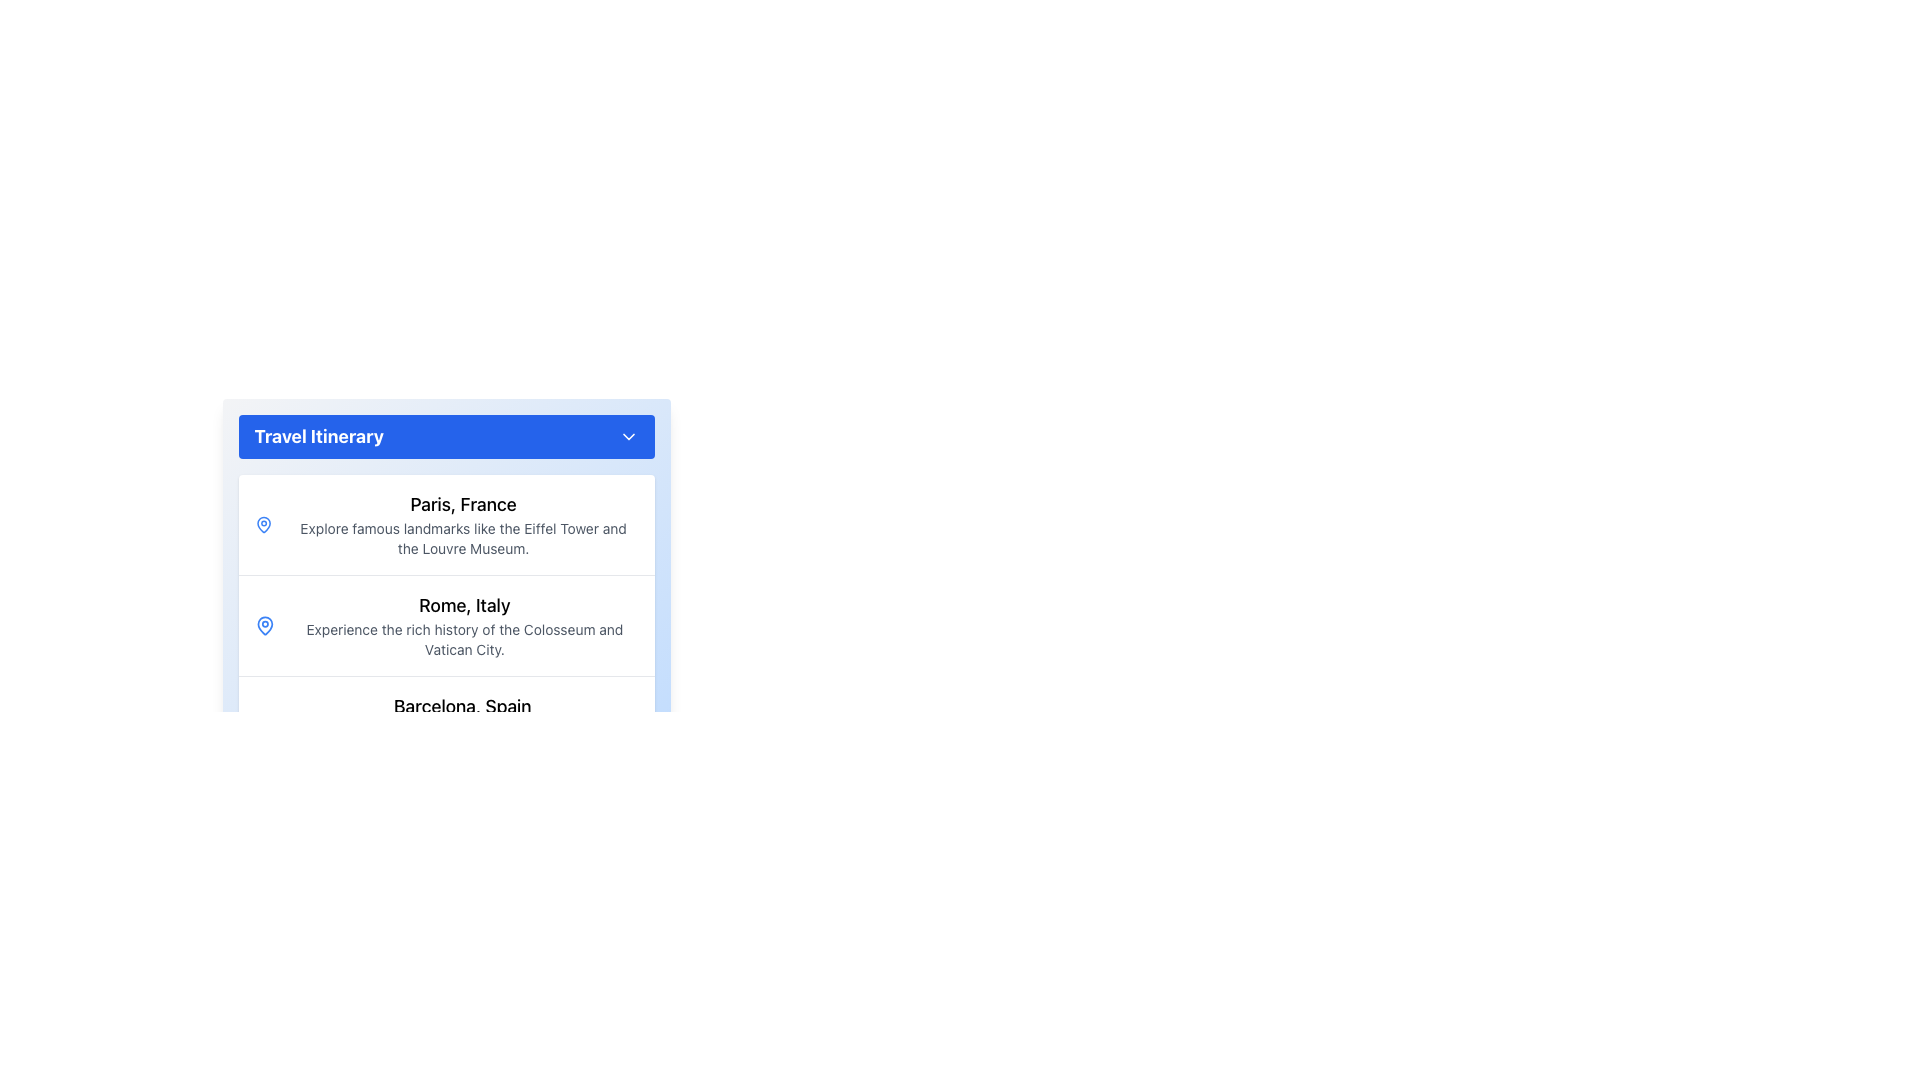 This screenshot has height=1080, width=1920. I want to click on the third entry in the 'Travel Itinerary' list, which provides information about Barcelona, Spain, to interact with additional related actions or navigation, so click(461, 726).